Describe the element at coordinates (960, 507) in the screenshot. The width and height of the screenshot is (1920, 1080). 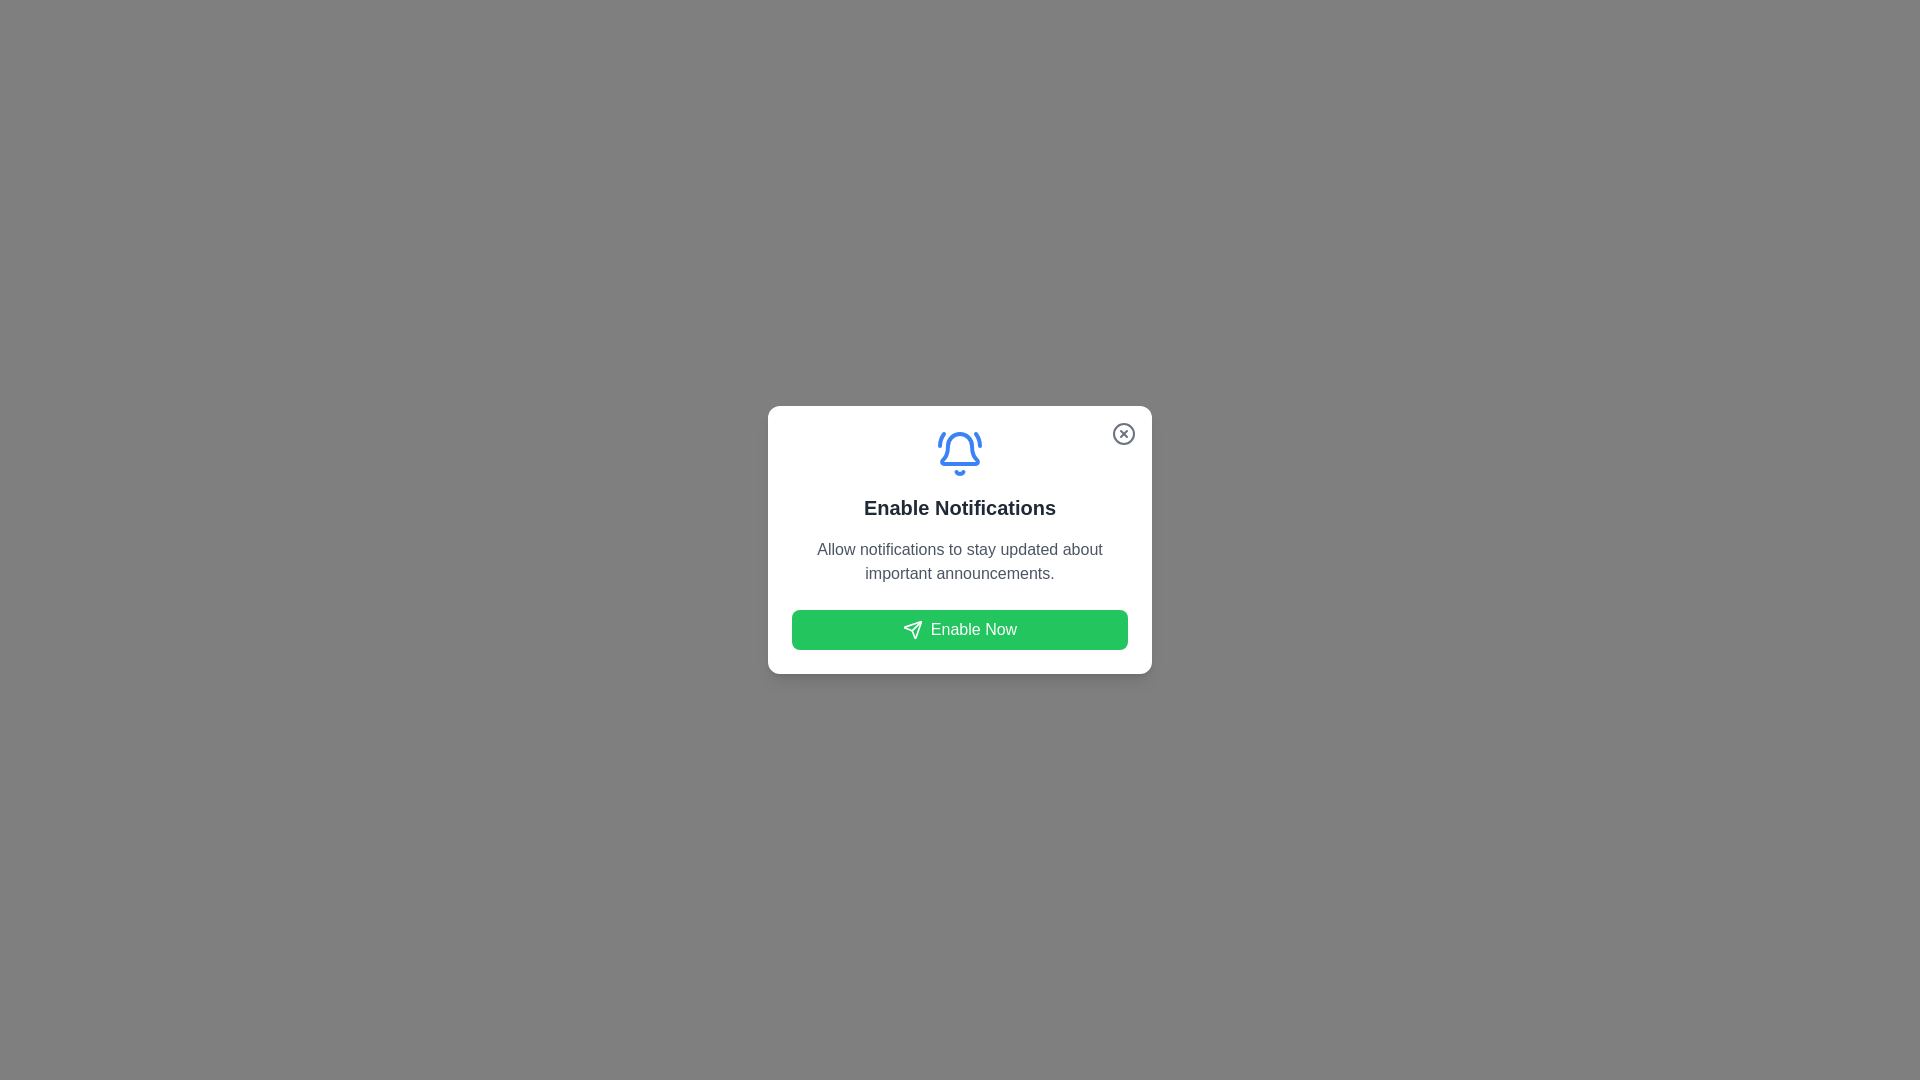
I see `the text to select it` at that location.